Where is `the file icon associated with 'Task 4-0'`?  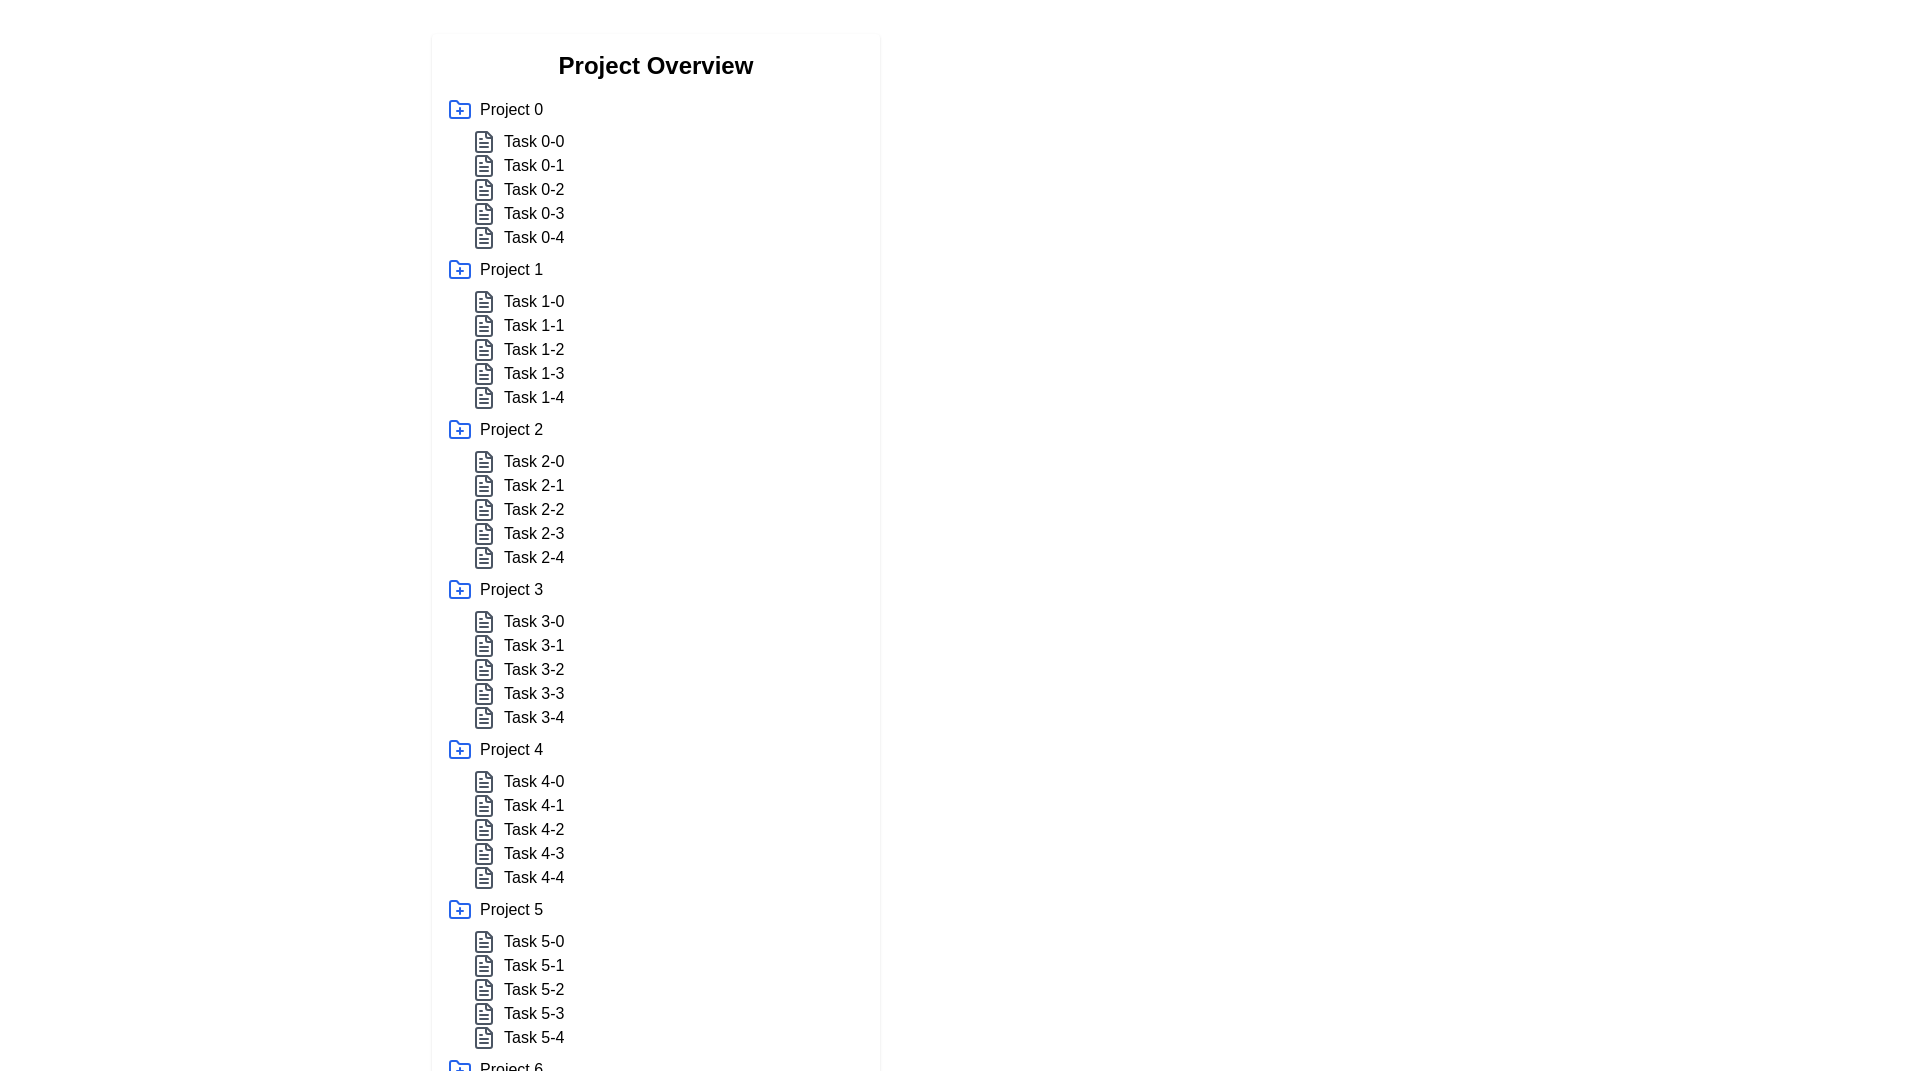 the file icon associated with 'Task 4-0' is located at coordinates (484, 781).